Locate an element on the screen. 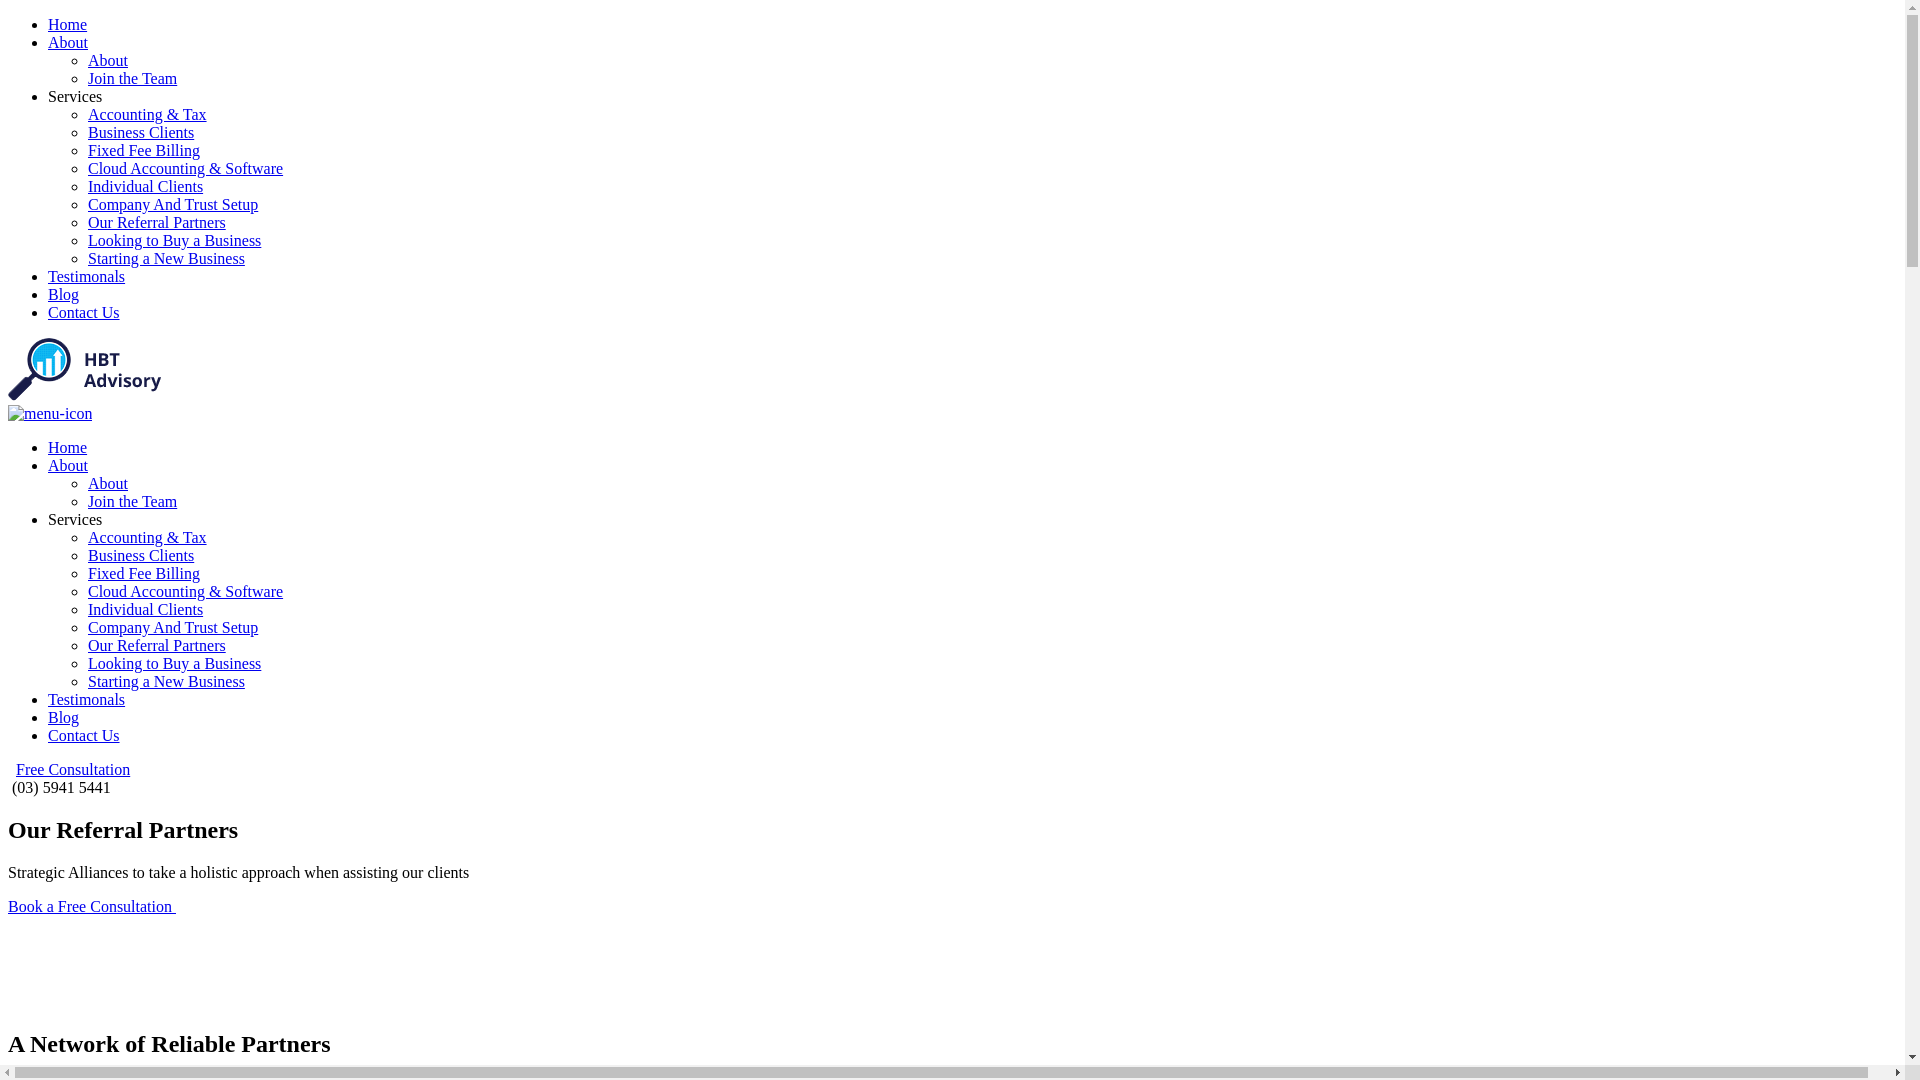 The width and height of the screenshot is (1920, 1080). 'Join the Team' is located at coordinates (86, 500).